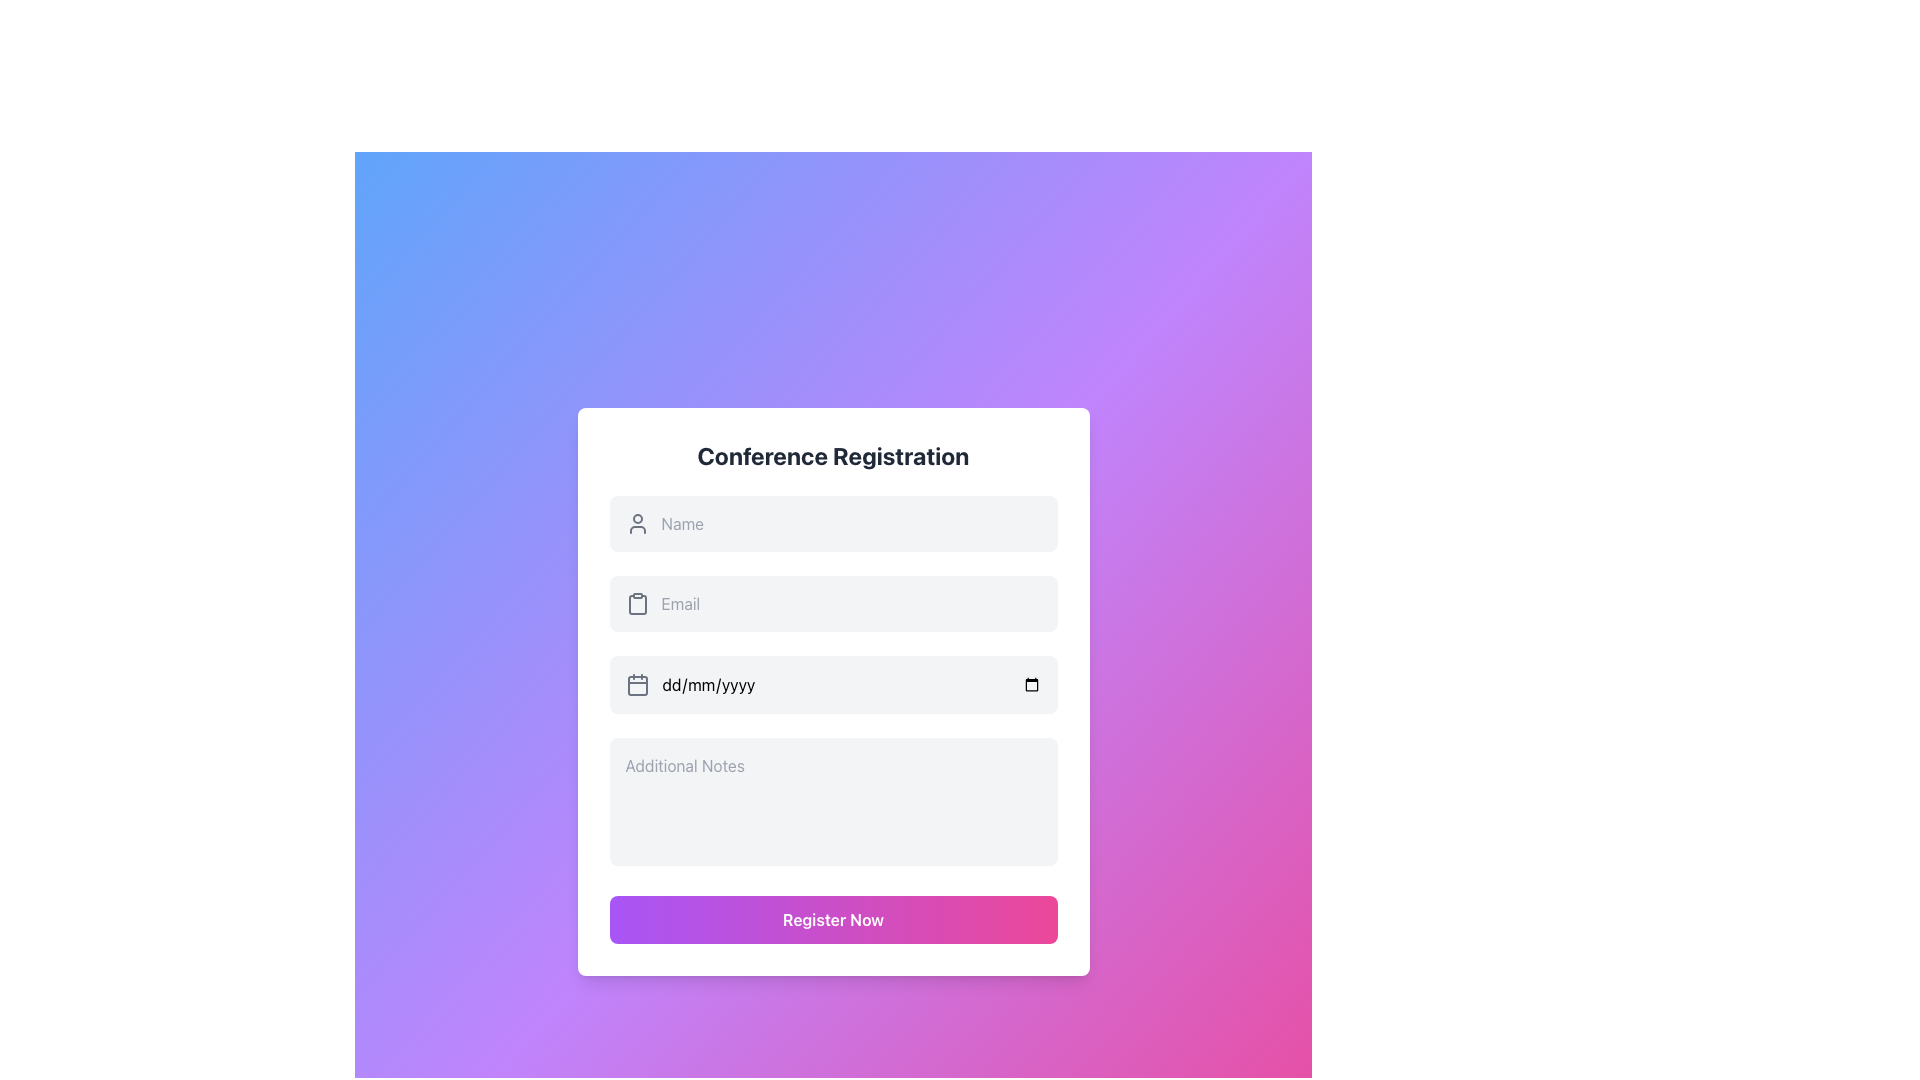 The width and height of the screenshot is (1920, 1080). Describe the element at coordinates (636, 684) in the screenshot. I see `the calendar icon that is visually represented with a square outline containing a grid-like structure, located to the left of a date input field in the registration form` at that location.